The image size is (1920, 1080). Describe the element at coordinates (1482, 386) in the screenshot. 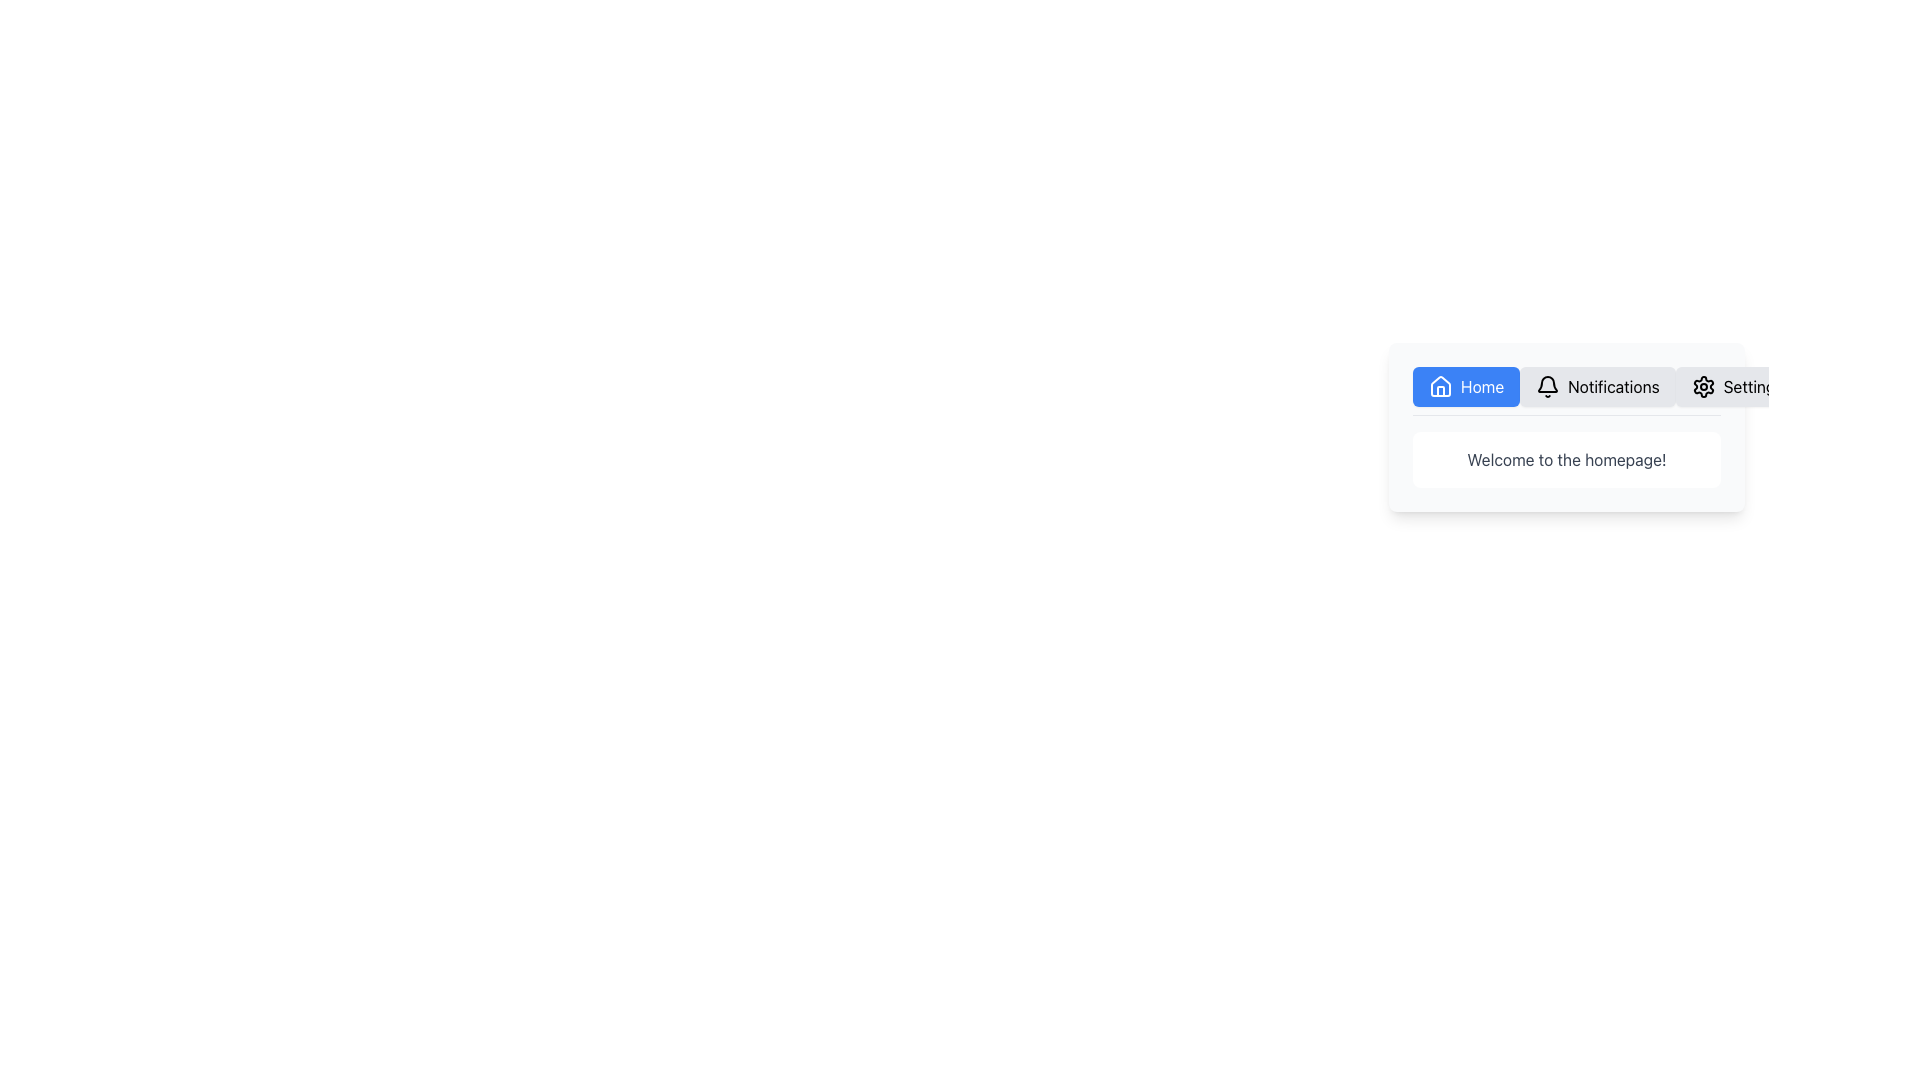

I see `text label of the home button located in the top left area of the navigation menu, positioned to the right of a house icon` at that location.